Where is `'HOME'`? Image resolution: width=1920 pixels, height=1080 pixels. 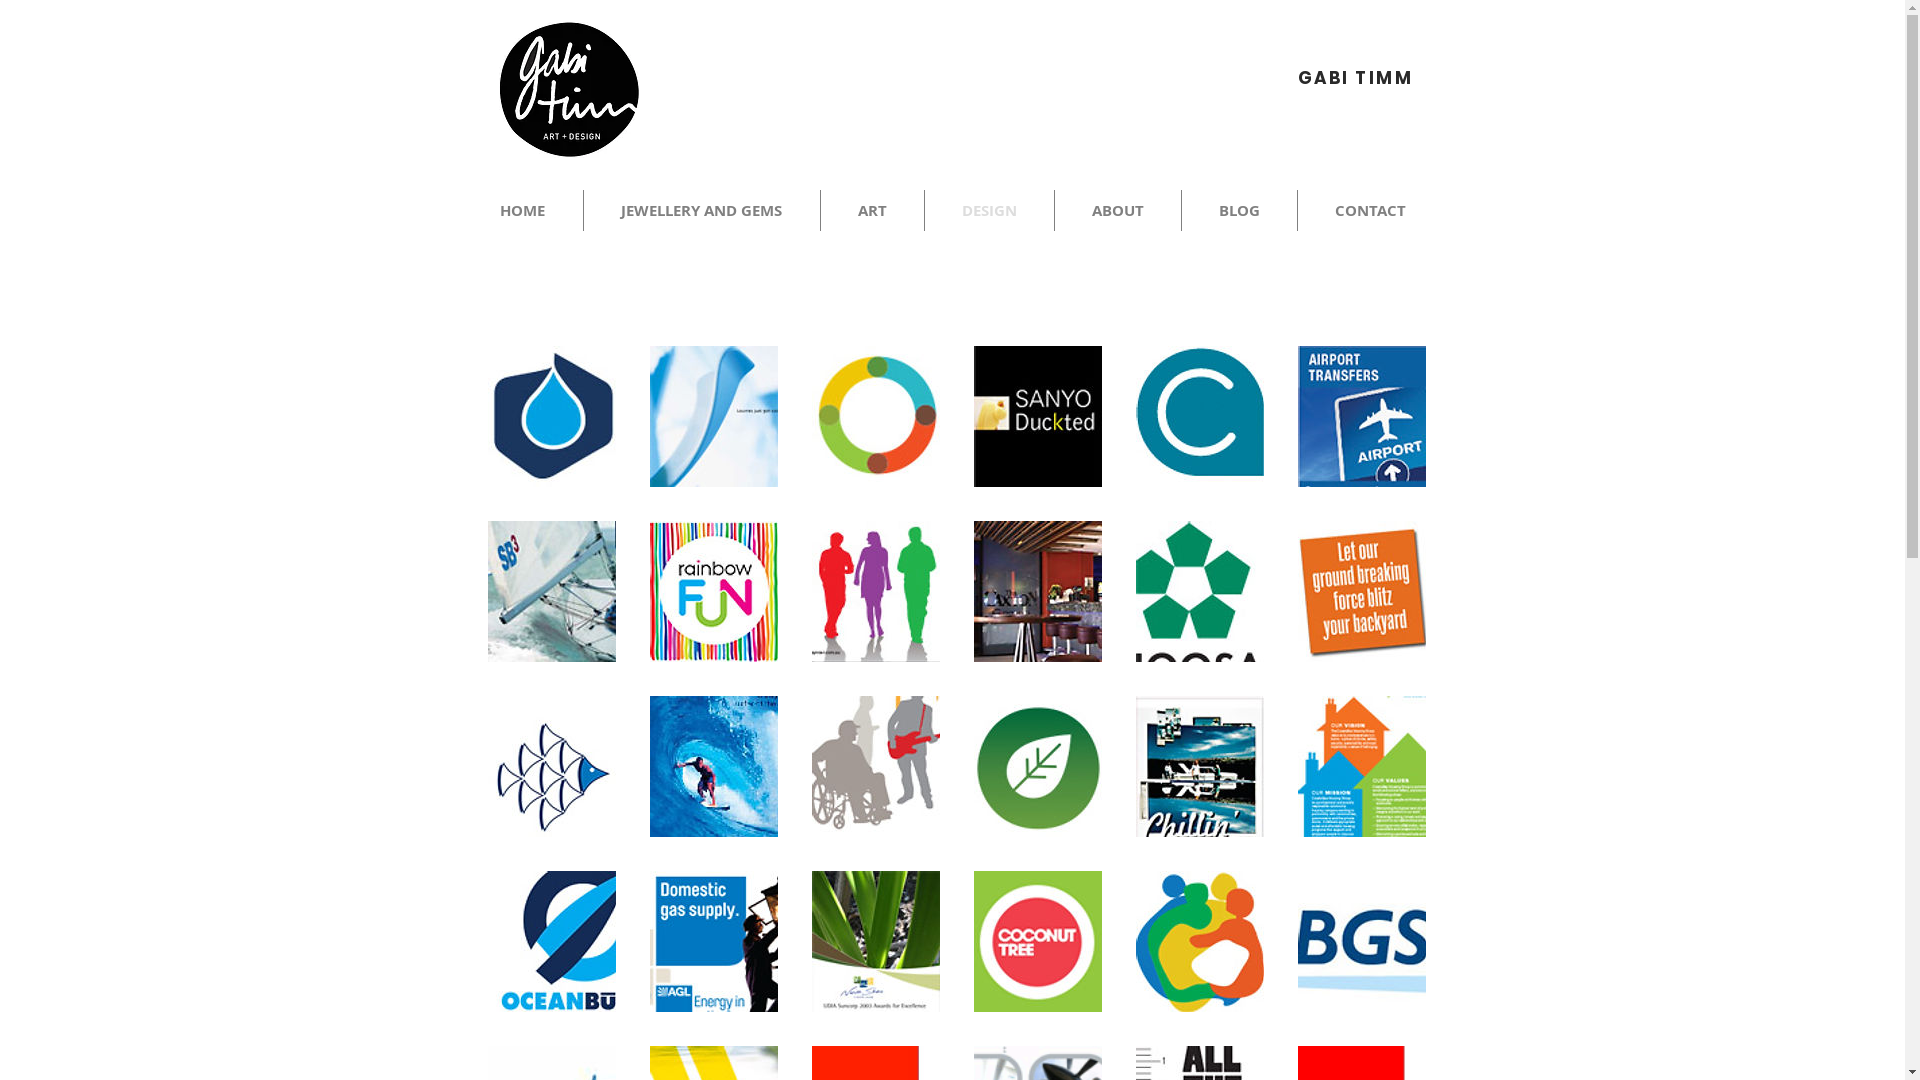
'HOME' is located at coordinates (522, 210).